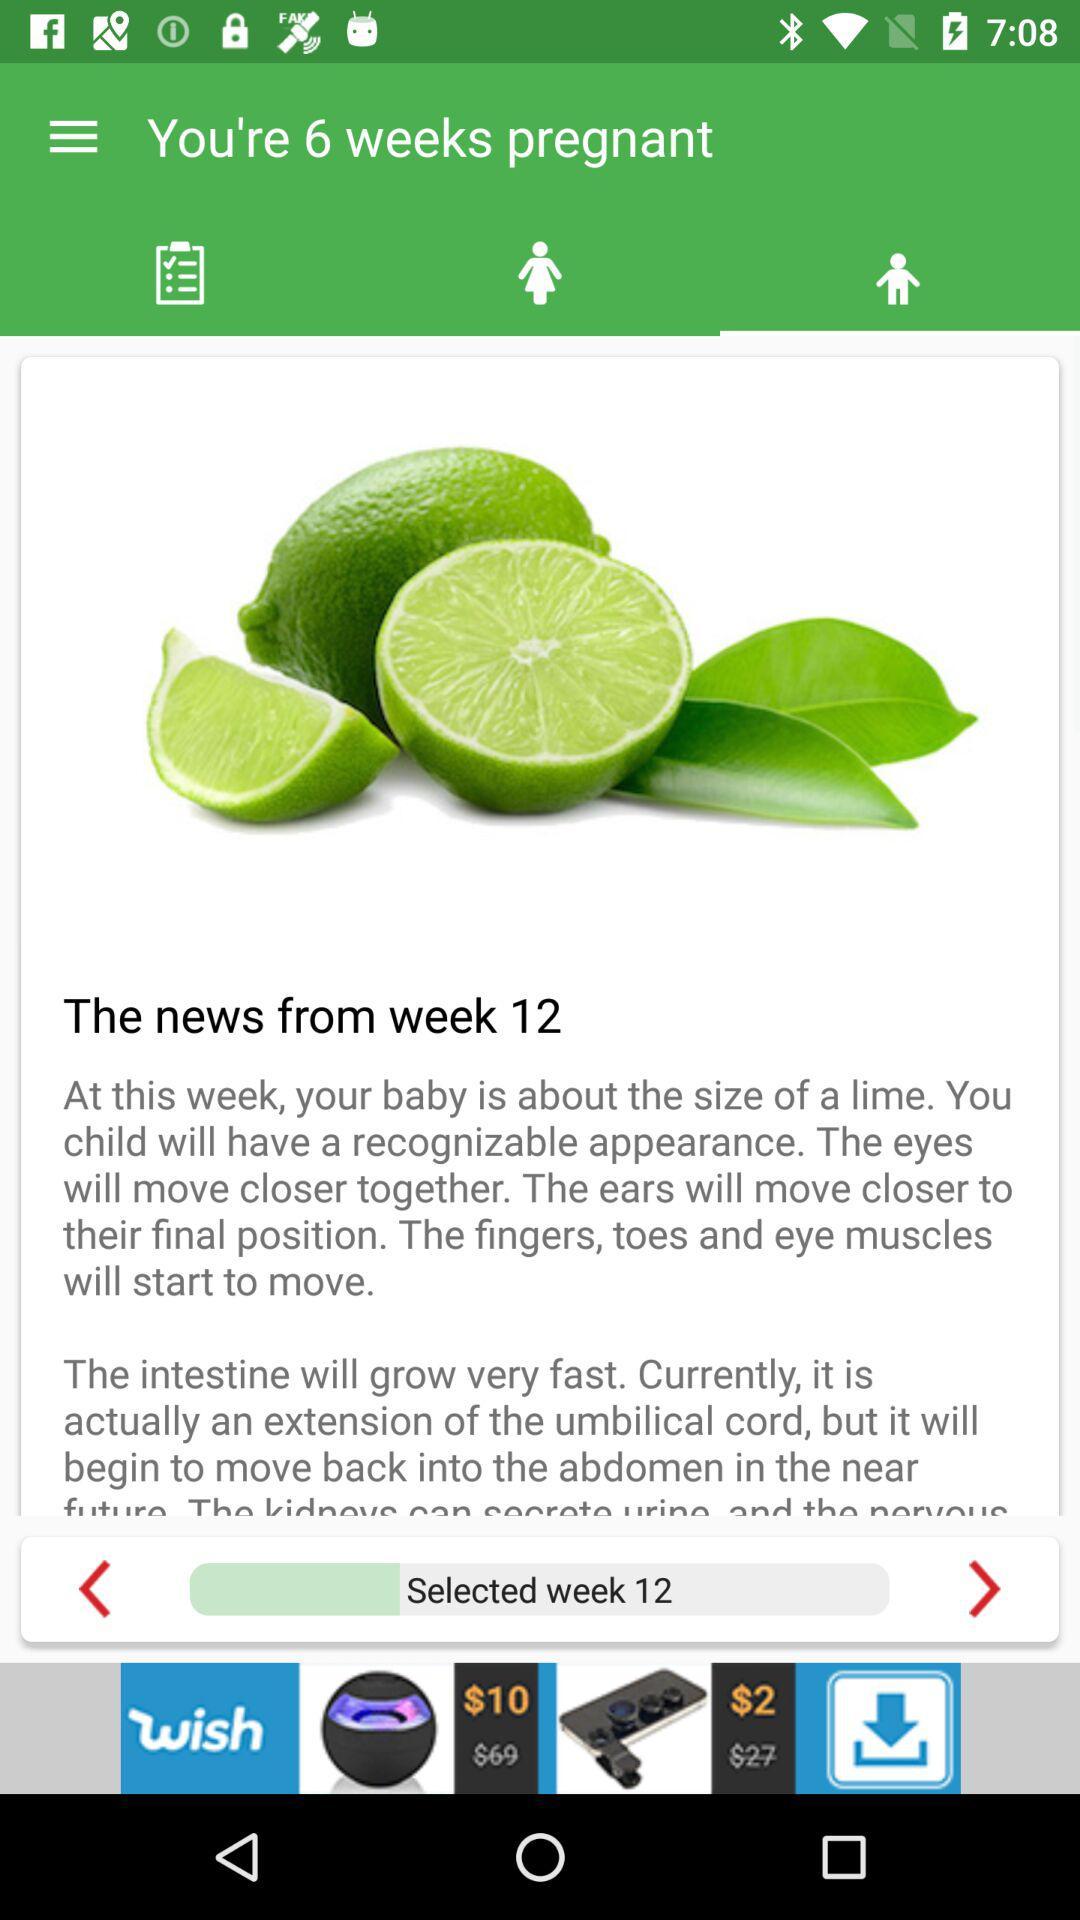 This screenshot has height=1920, width=1080. What do you see at coordinates (983, 1588) in the screenshot?
I see `best pregnancy app for you` at bounding box center [983, 1588].